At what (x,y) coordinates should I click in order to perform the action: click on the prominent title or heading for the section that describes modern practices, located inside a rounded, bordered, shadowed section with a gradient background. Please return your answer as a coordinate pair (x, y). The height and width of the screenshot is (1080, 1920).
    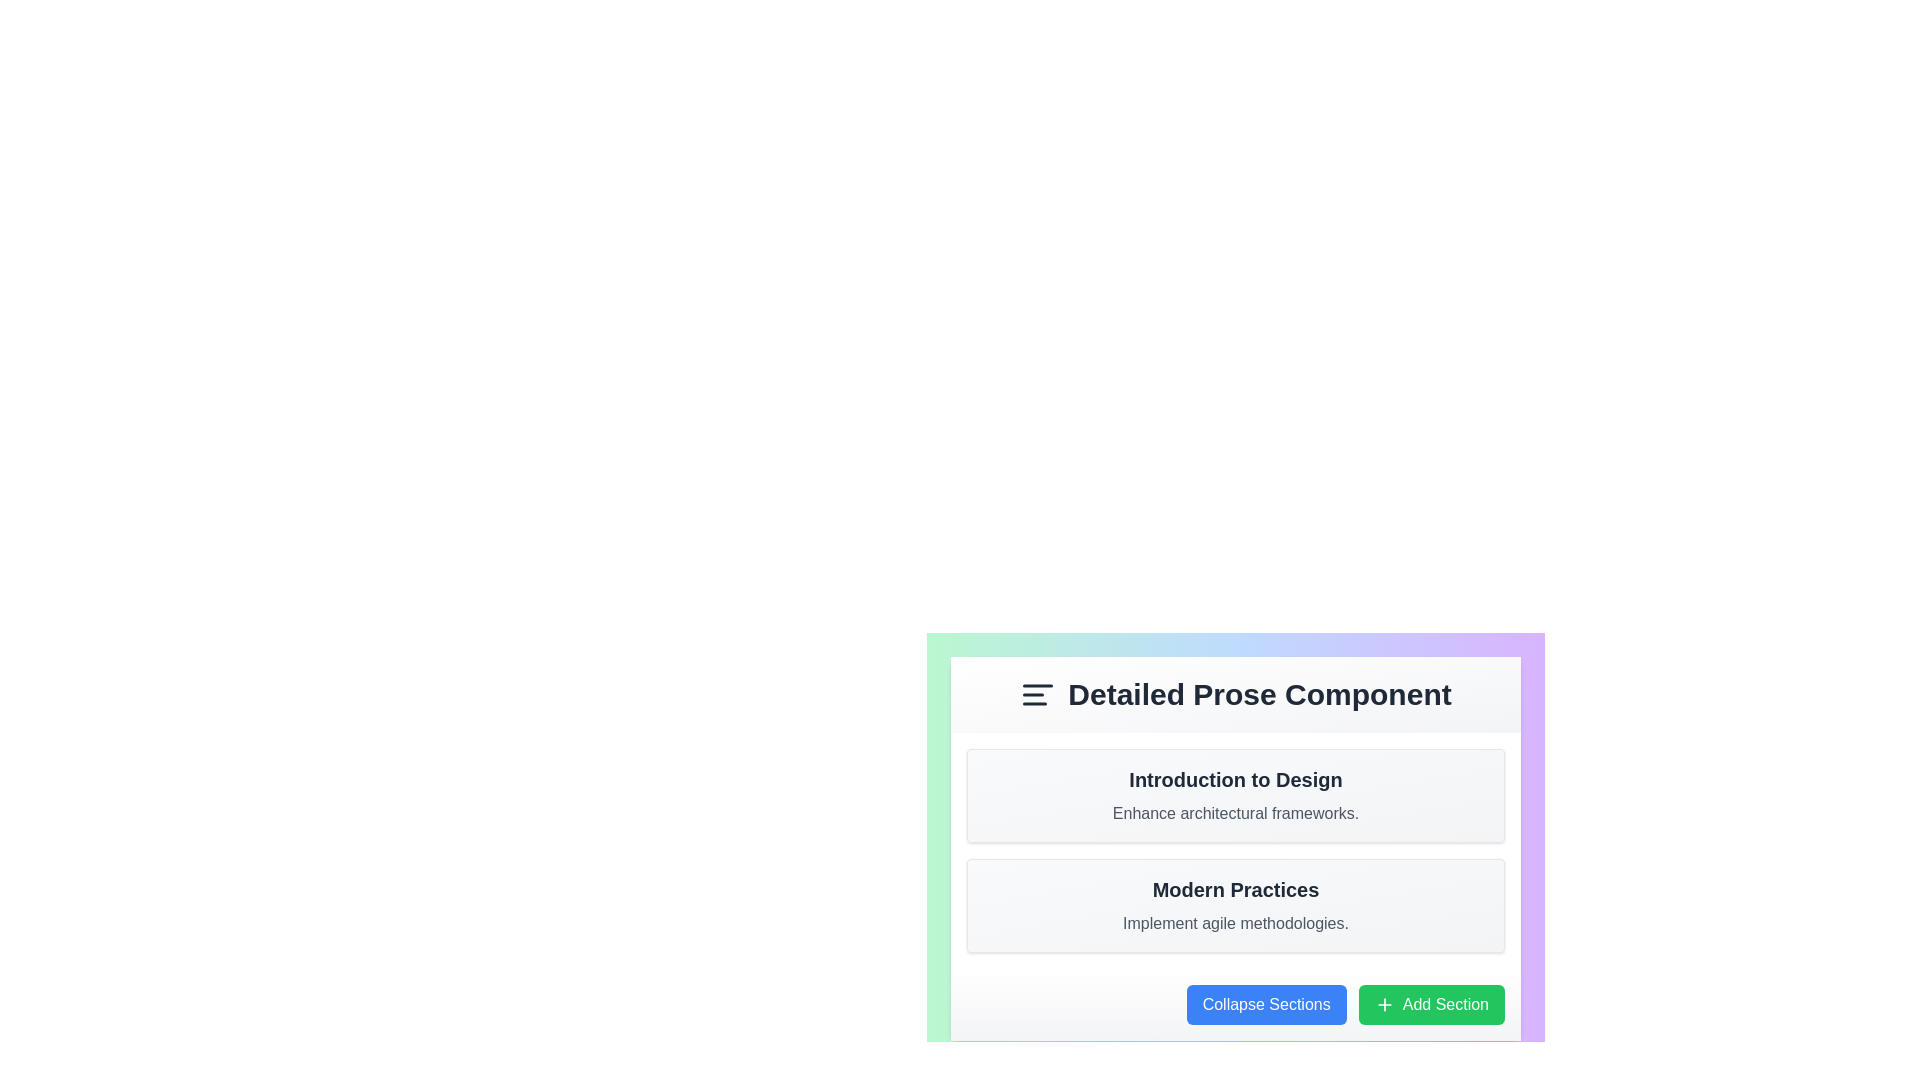
    Looking at the image, I should click on (1235, 889).